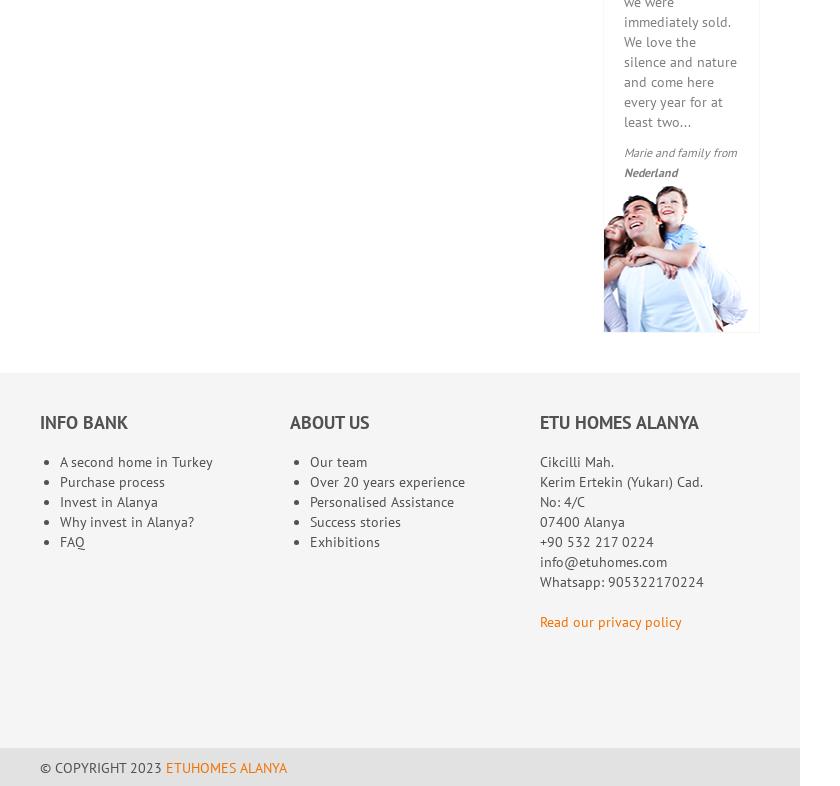  I want to click on 'ETU Homes Alanya', so click(619, 420).